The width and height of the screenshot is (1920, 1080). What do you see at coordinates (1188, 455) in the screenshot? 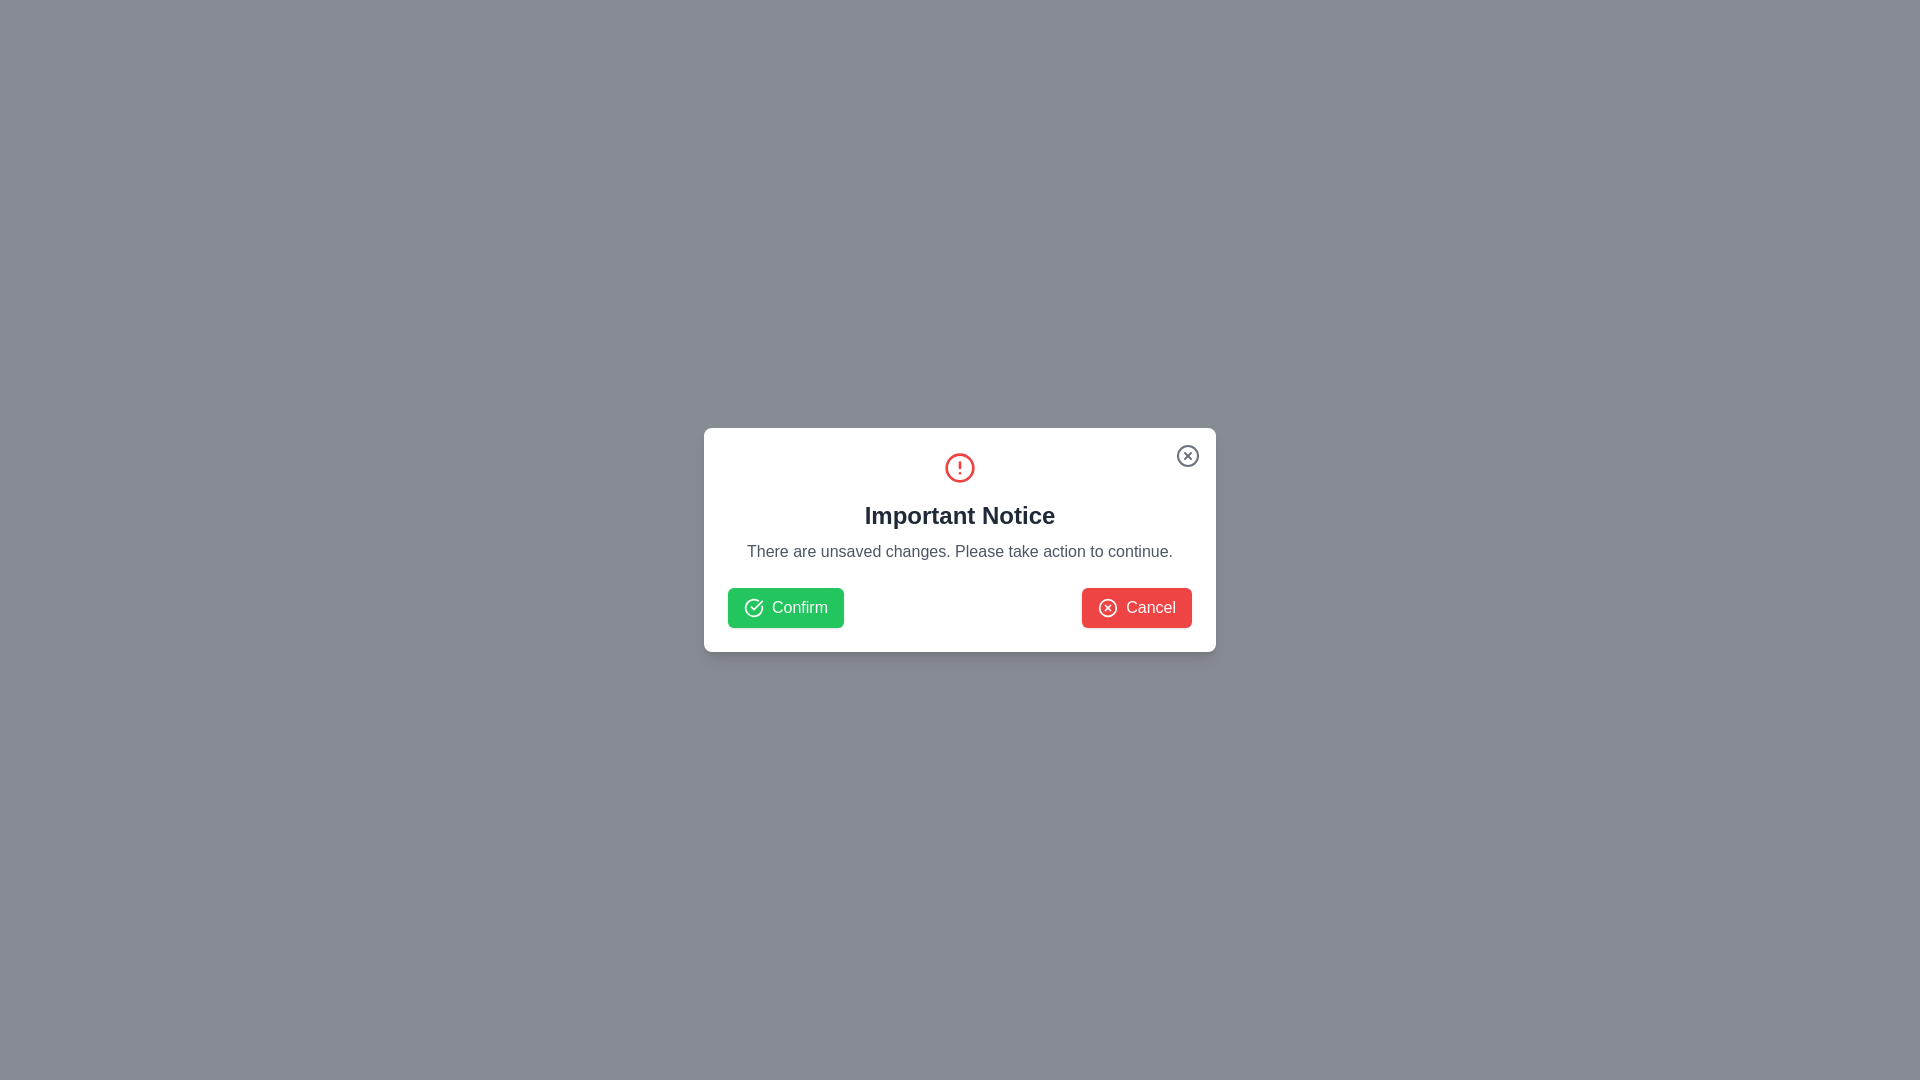
I see `the SVG circle element that forms the outer circular boundary of the close icon located in the top-right corner of the modal window` at bounding box center [1188, 455].